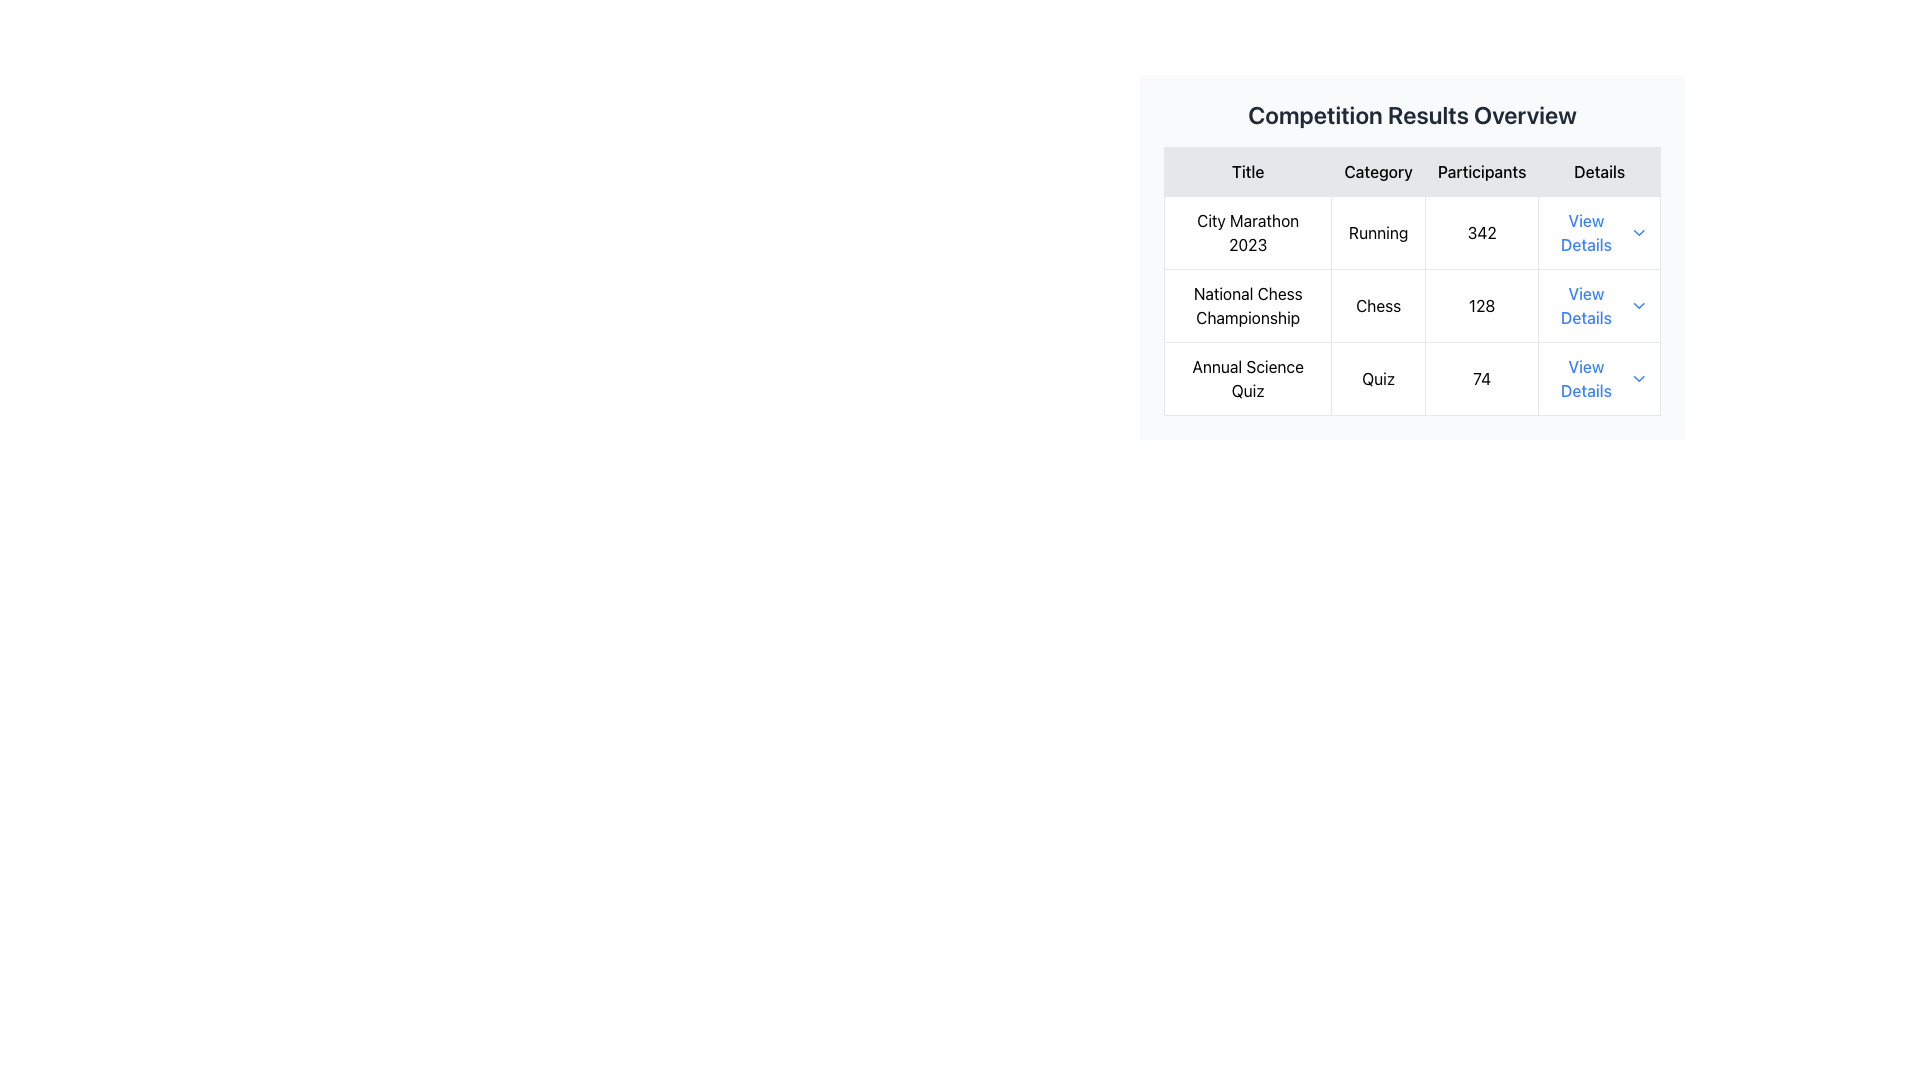 The height and width of the screenshot is (1080, 1920). What do you see at coordinates (1247, 171) in the screenshot?
I see `text of the 'Title' column header, which is the first header in the table grid layout` at bounding box center [1247, 171].